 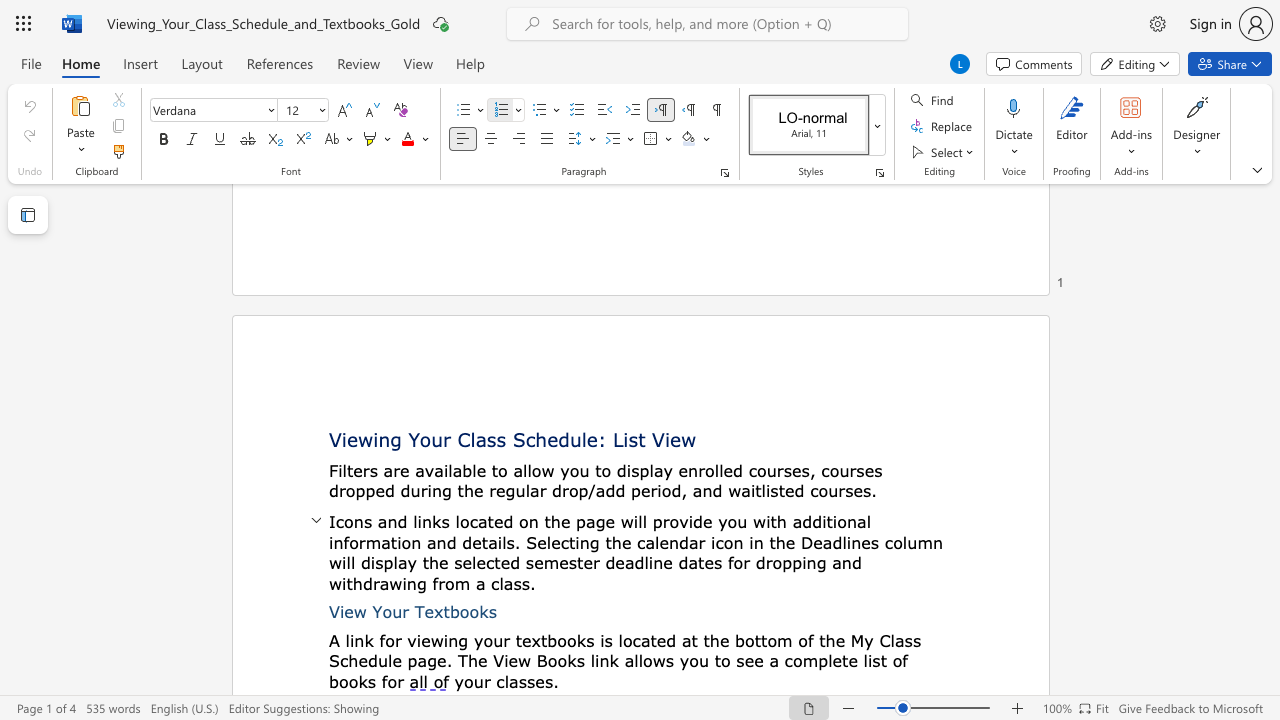 What do you see at coordinates (384, 438) in the screenshot?
I see `the 1th character "n" in the text` at bounding box center [384, 438].